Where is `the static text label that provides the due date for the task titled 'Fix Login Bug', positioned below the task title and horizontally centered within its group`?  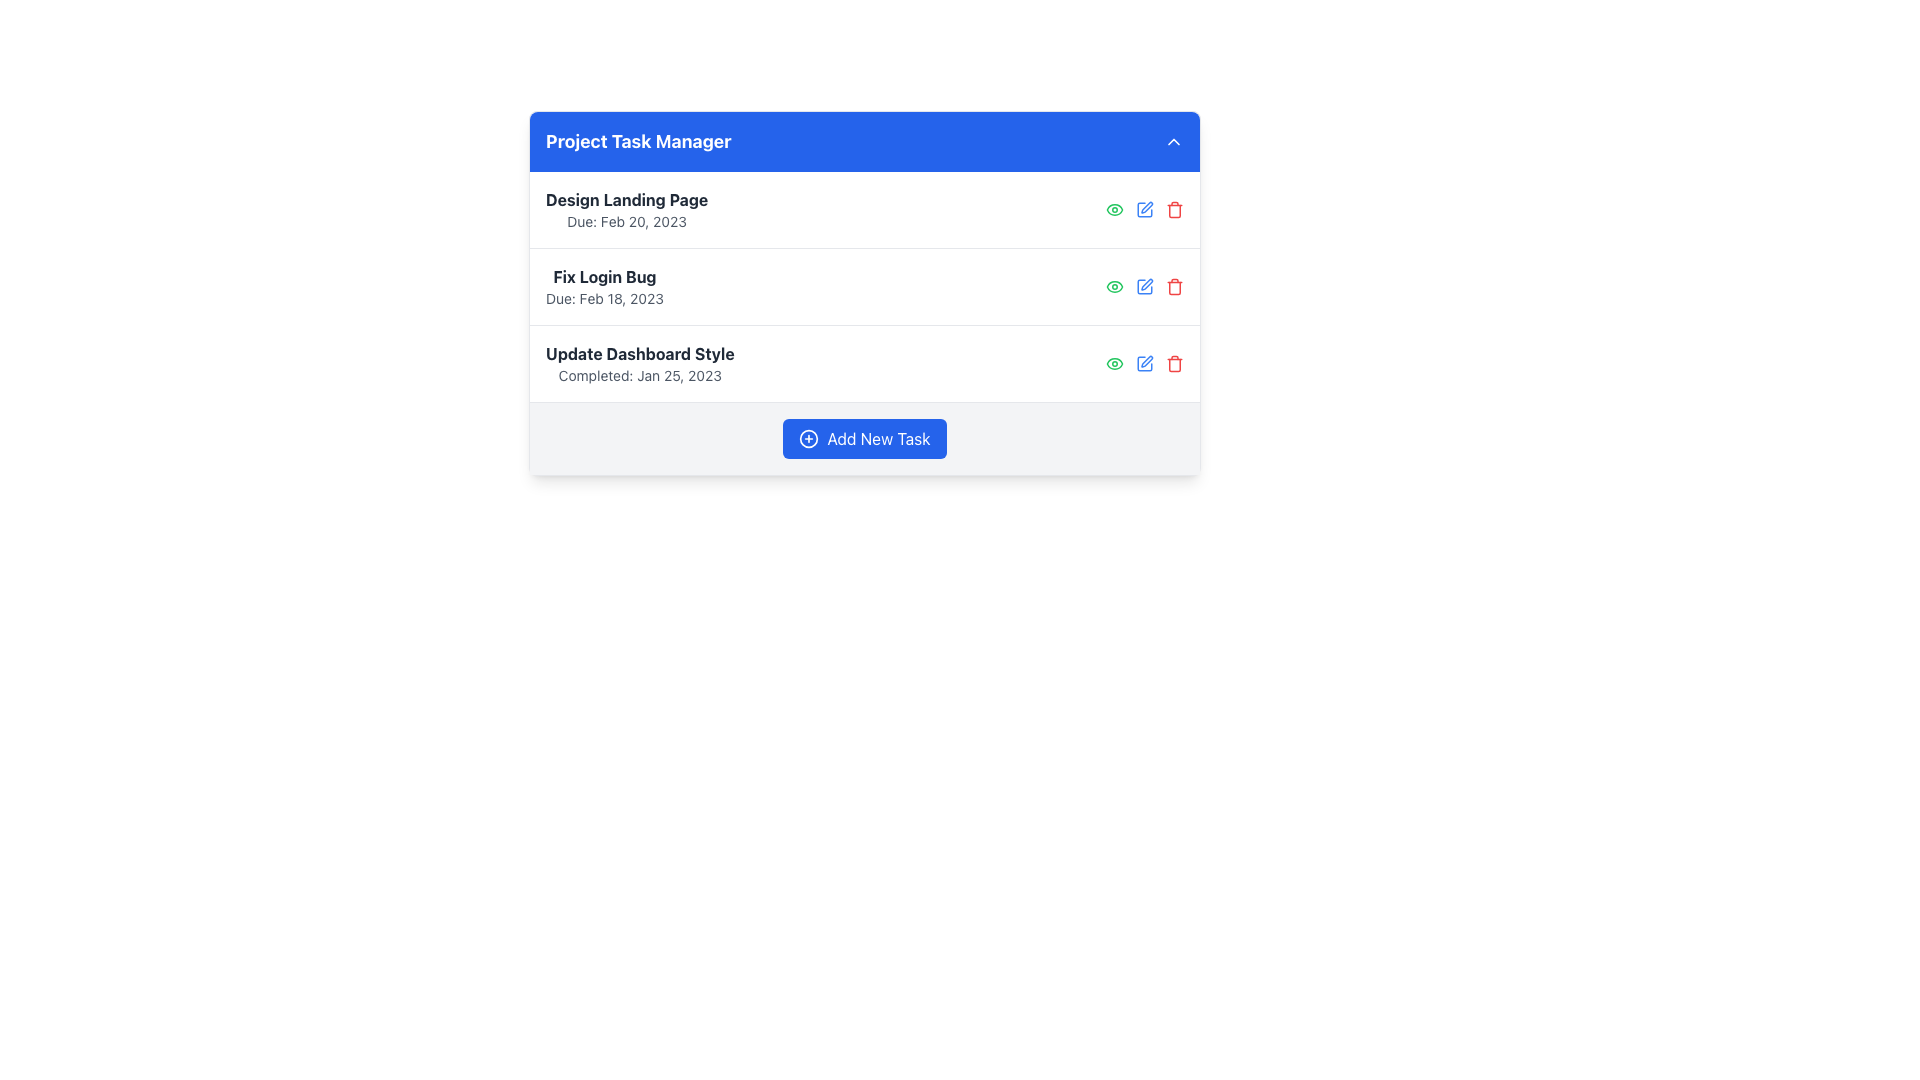
the static text label that provides the due date for the task titled 'Fix Login Bug', positioned below the task title and horizontally centered within its group is located at coordinates (603, 299).